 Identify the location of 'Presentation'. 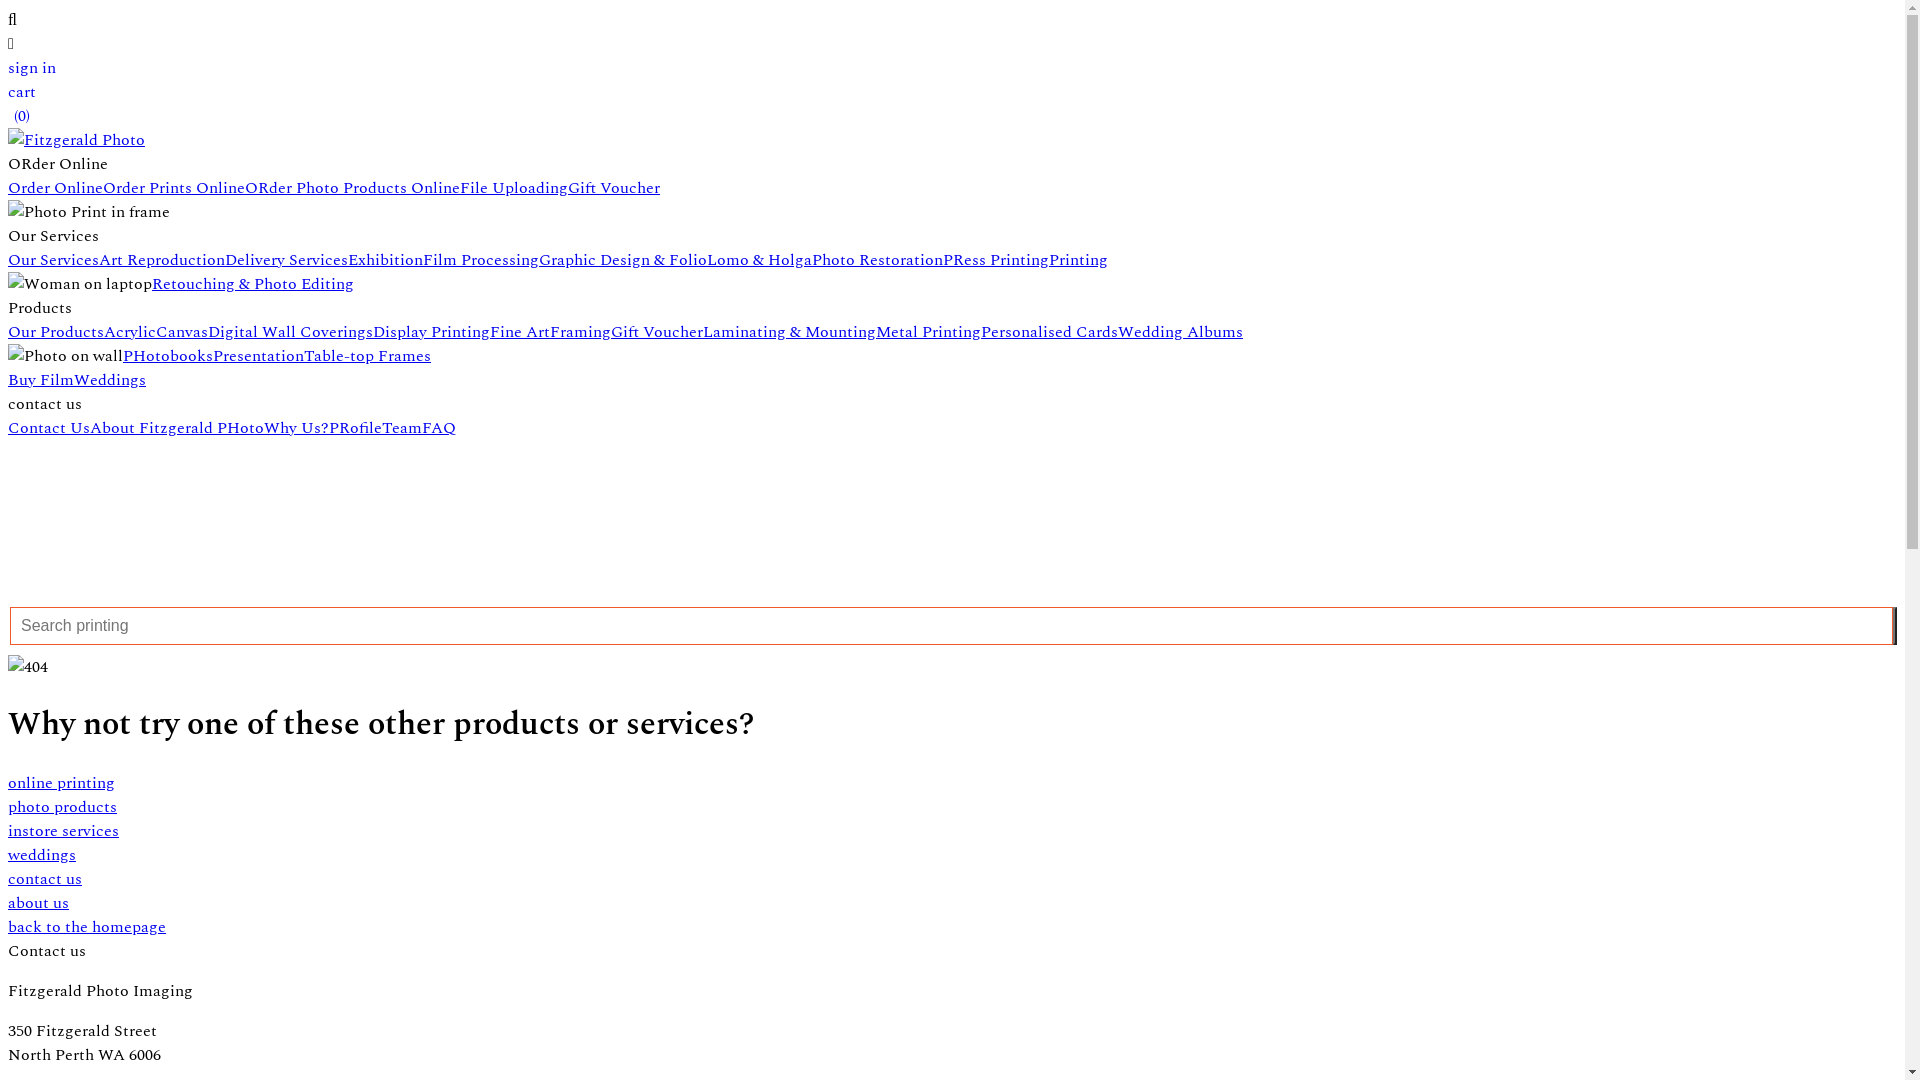
(257, 354).